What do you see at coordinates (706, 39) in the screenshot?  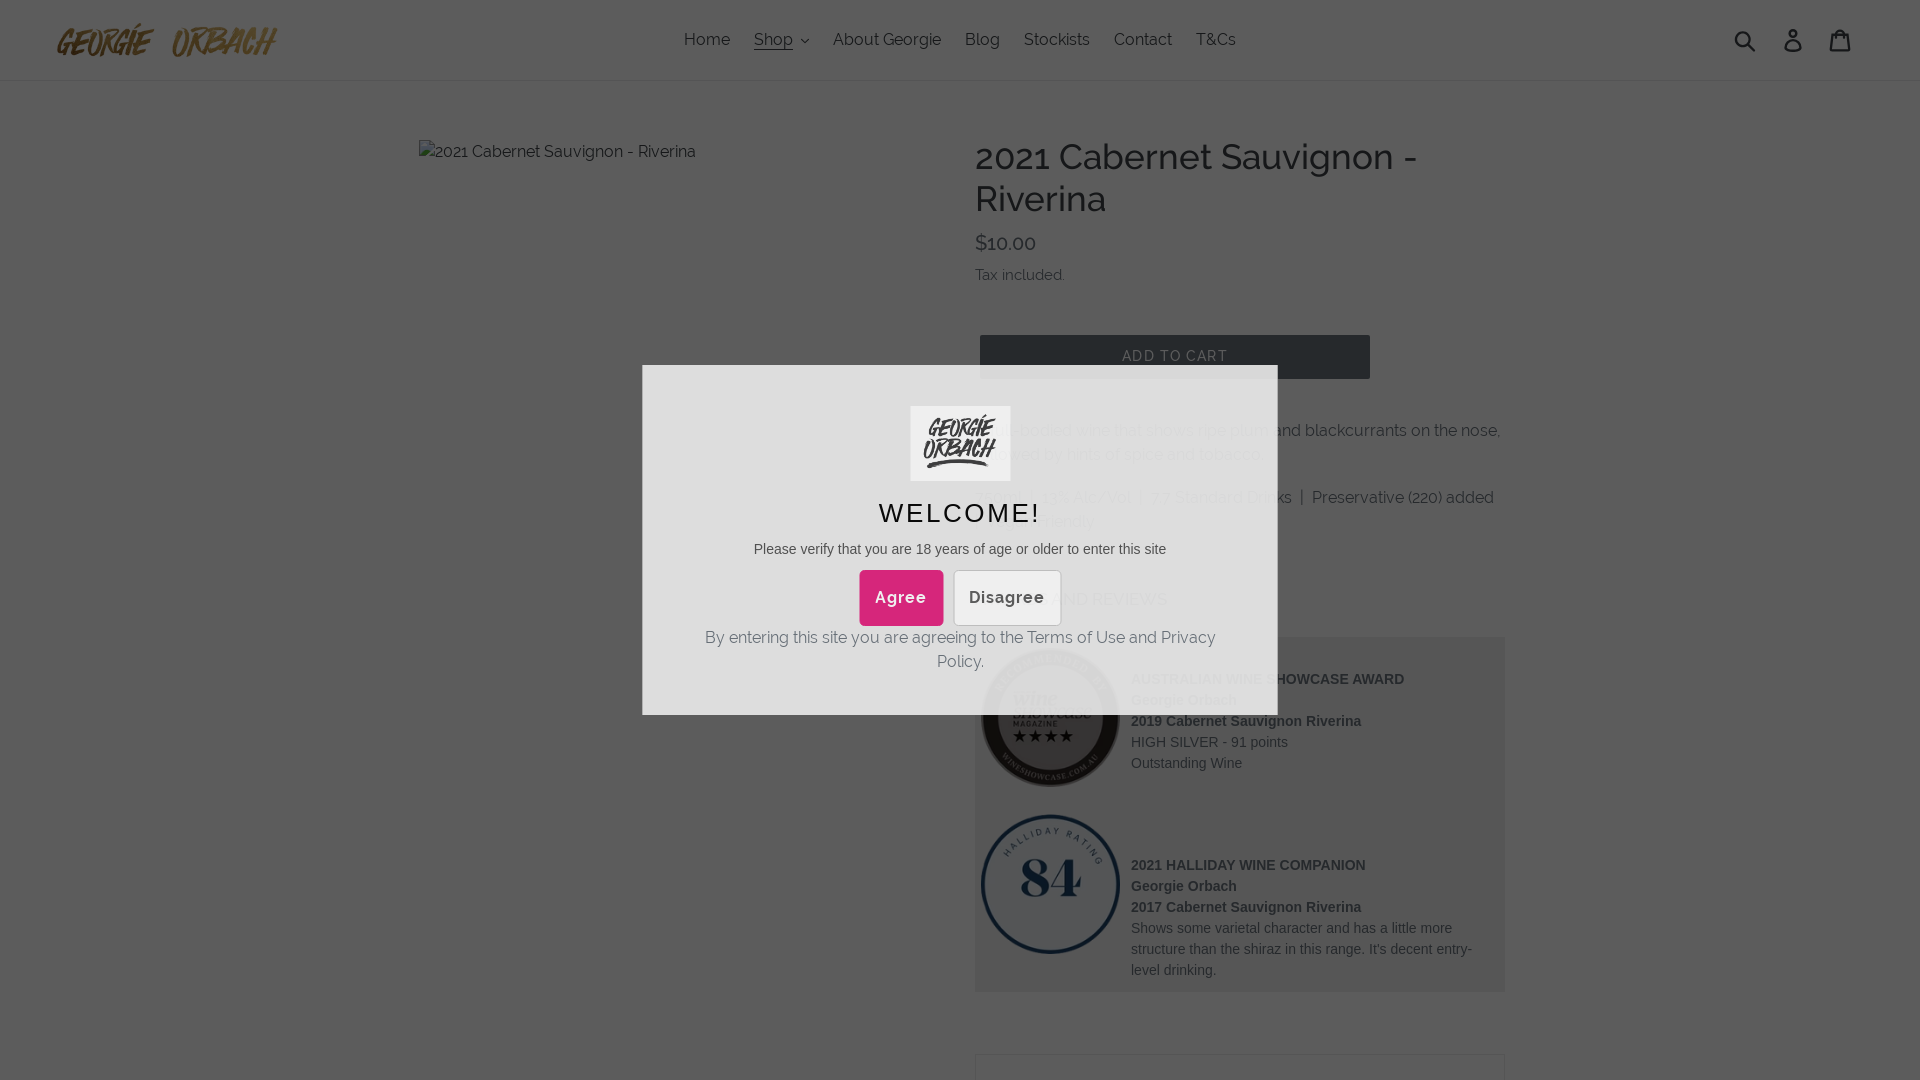 I see `'Home'` at bounding box center [706, 39].